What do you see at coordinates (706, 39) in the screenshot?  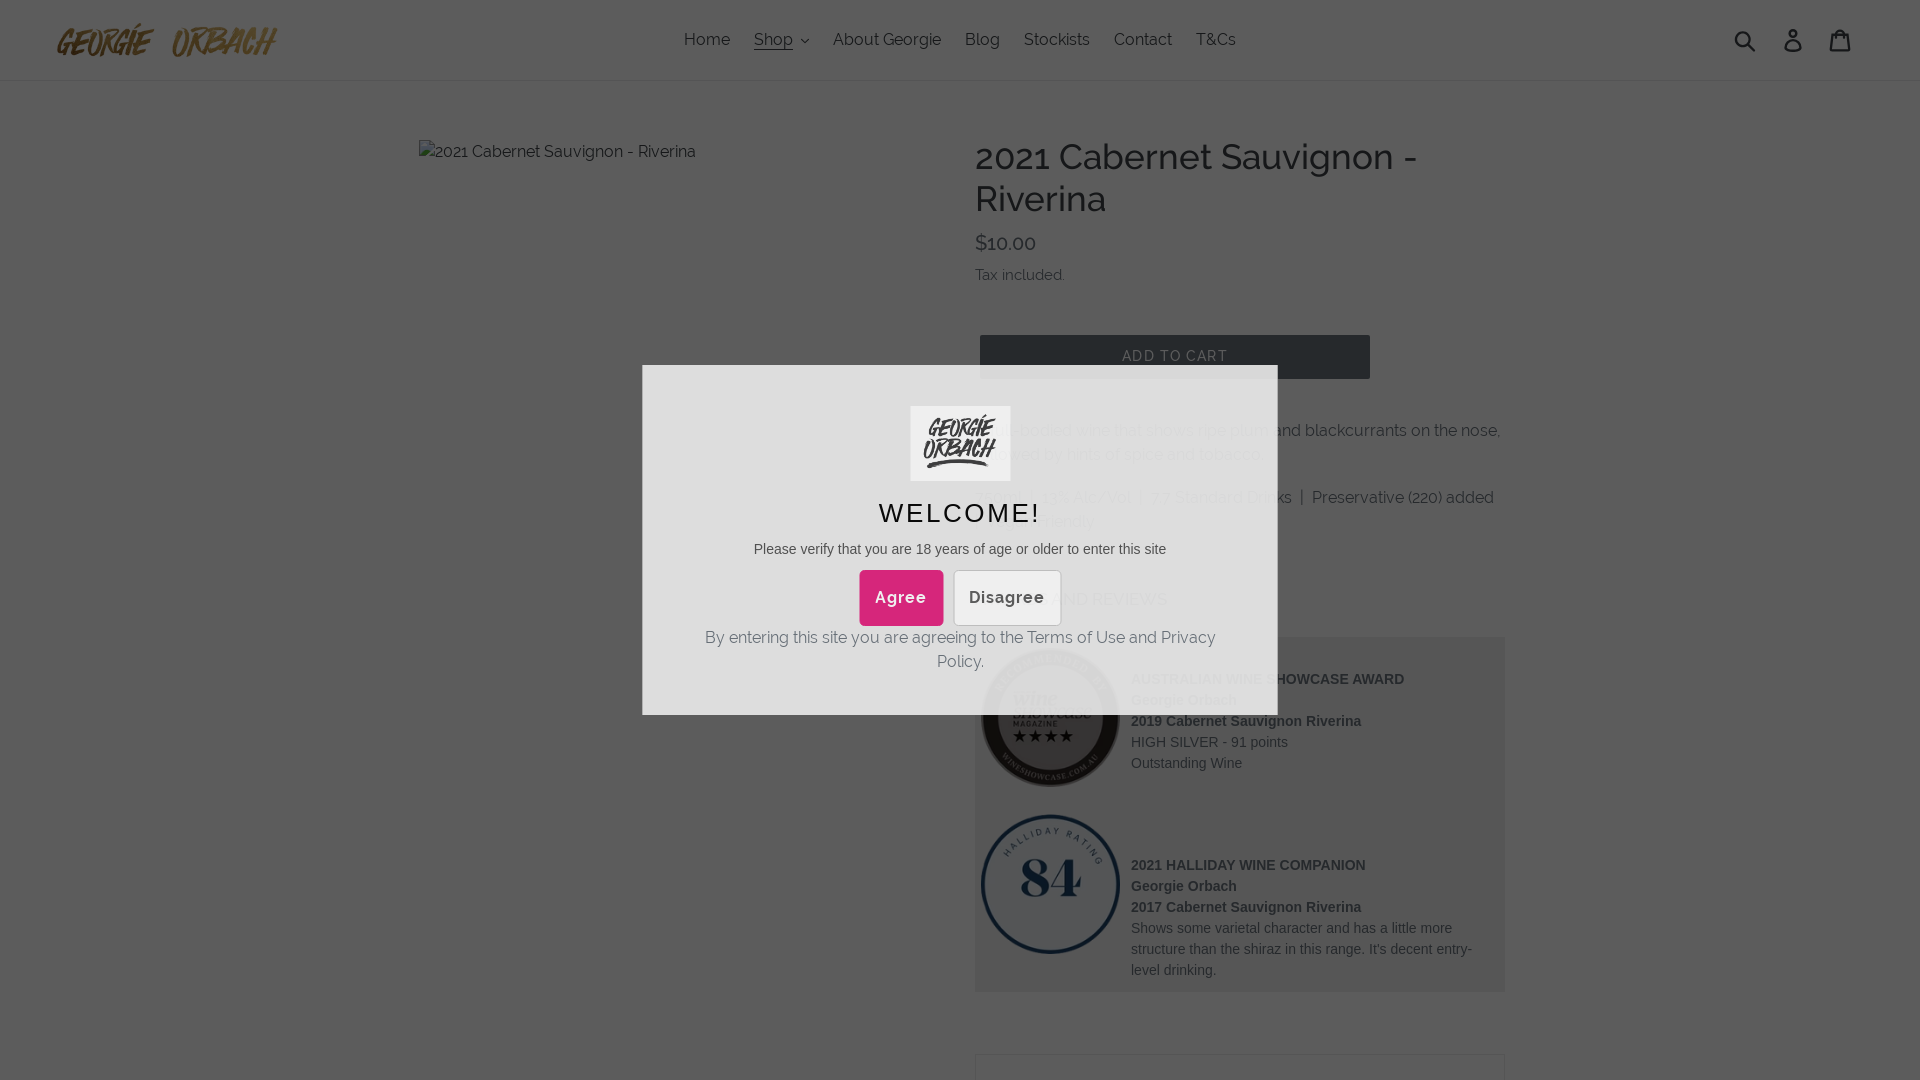 I see `'Home'` at bounding box center [706, 39].